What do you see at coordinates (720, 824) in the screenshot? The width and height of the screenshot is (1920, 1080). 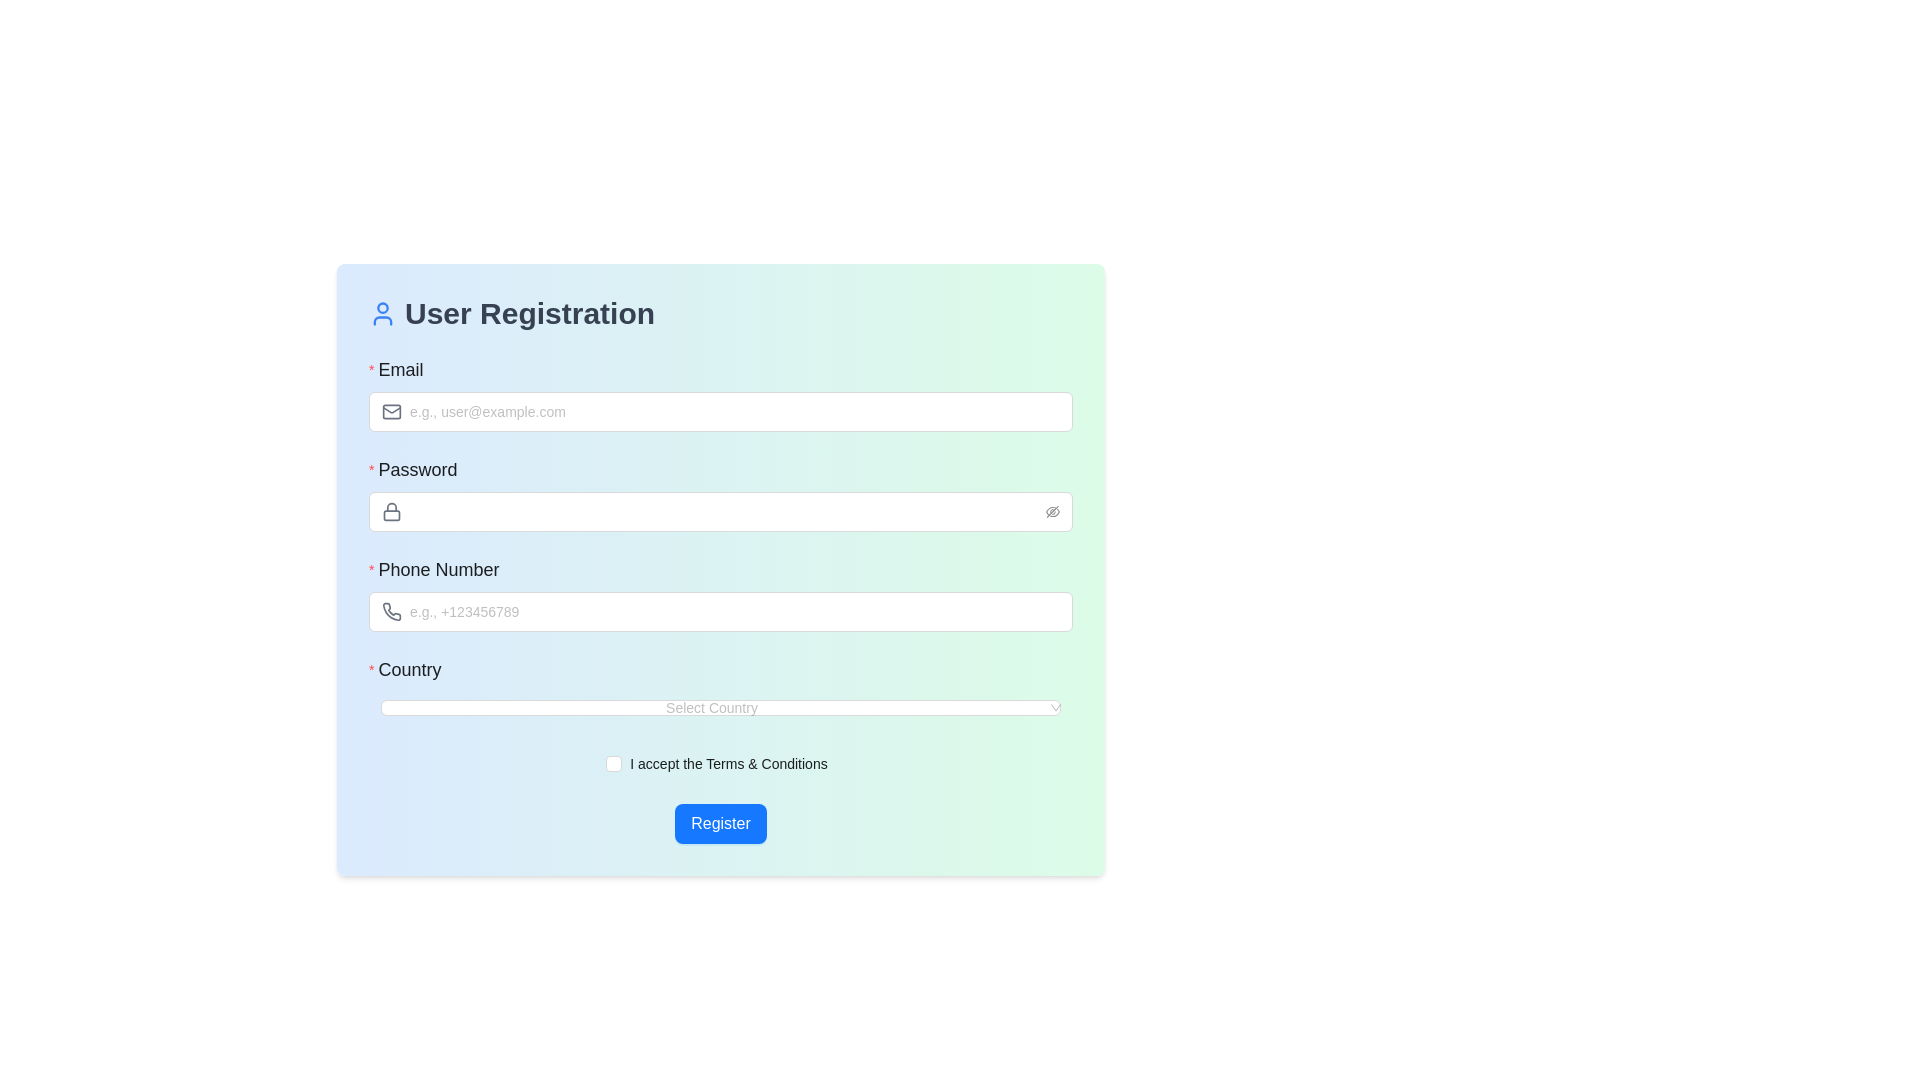 I see `label text displayed on the central text of the blue rectangular button labeled 'Register' located at the bottom center of the user registration form` at bounding box center [720, 824].